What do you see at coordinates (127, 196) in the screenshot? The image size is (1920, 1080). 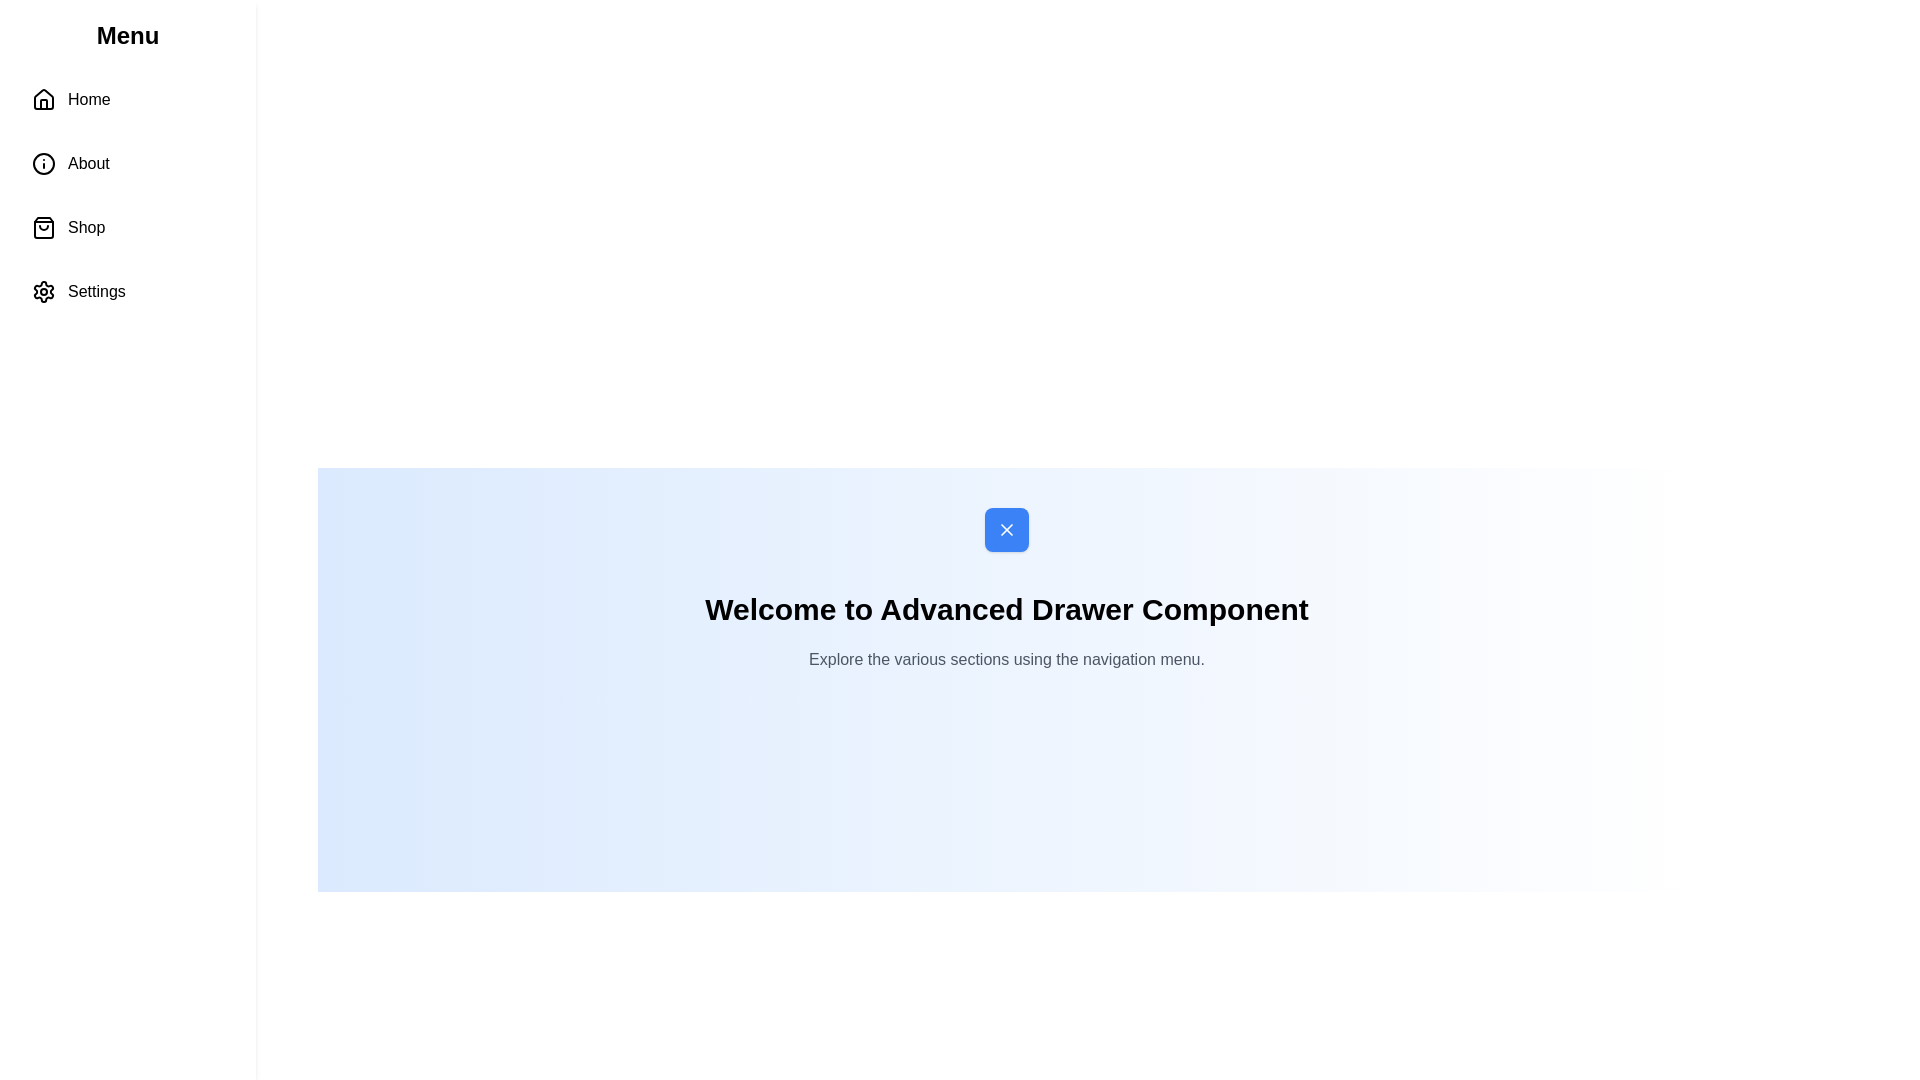 I see `the 'About' link in the vertical navigation menu located below the 'Menu' title` at bounding box center [127, 196].